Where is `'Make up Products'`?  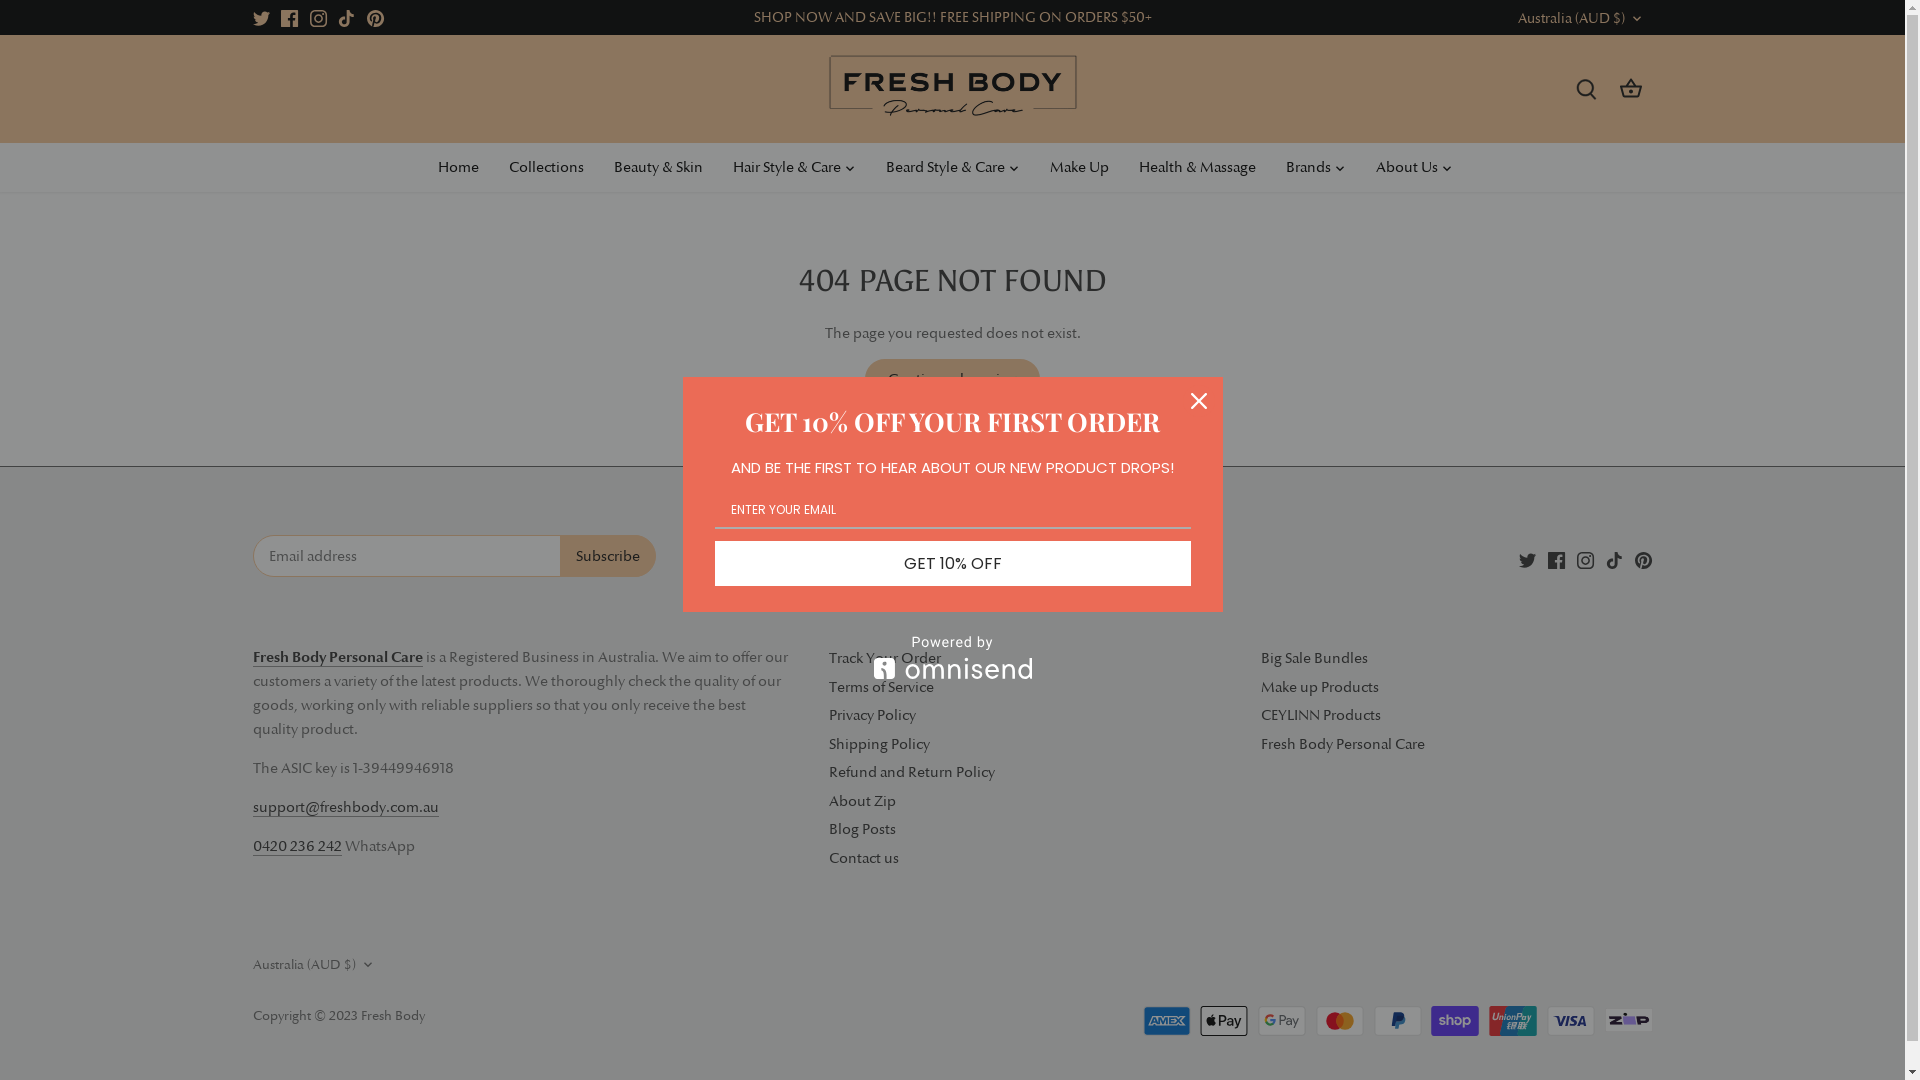
'Make up Products' is located at coordinates (1319, 686).